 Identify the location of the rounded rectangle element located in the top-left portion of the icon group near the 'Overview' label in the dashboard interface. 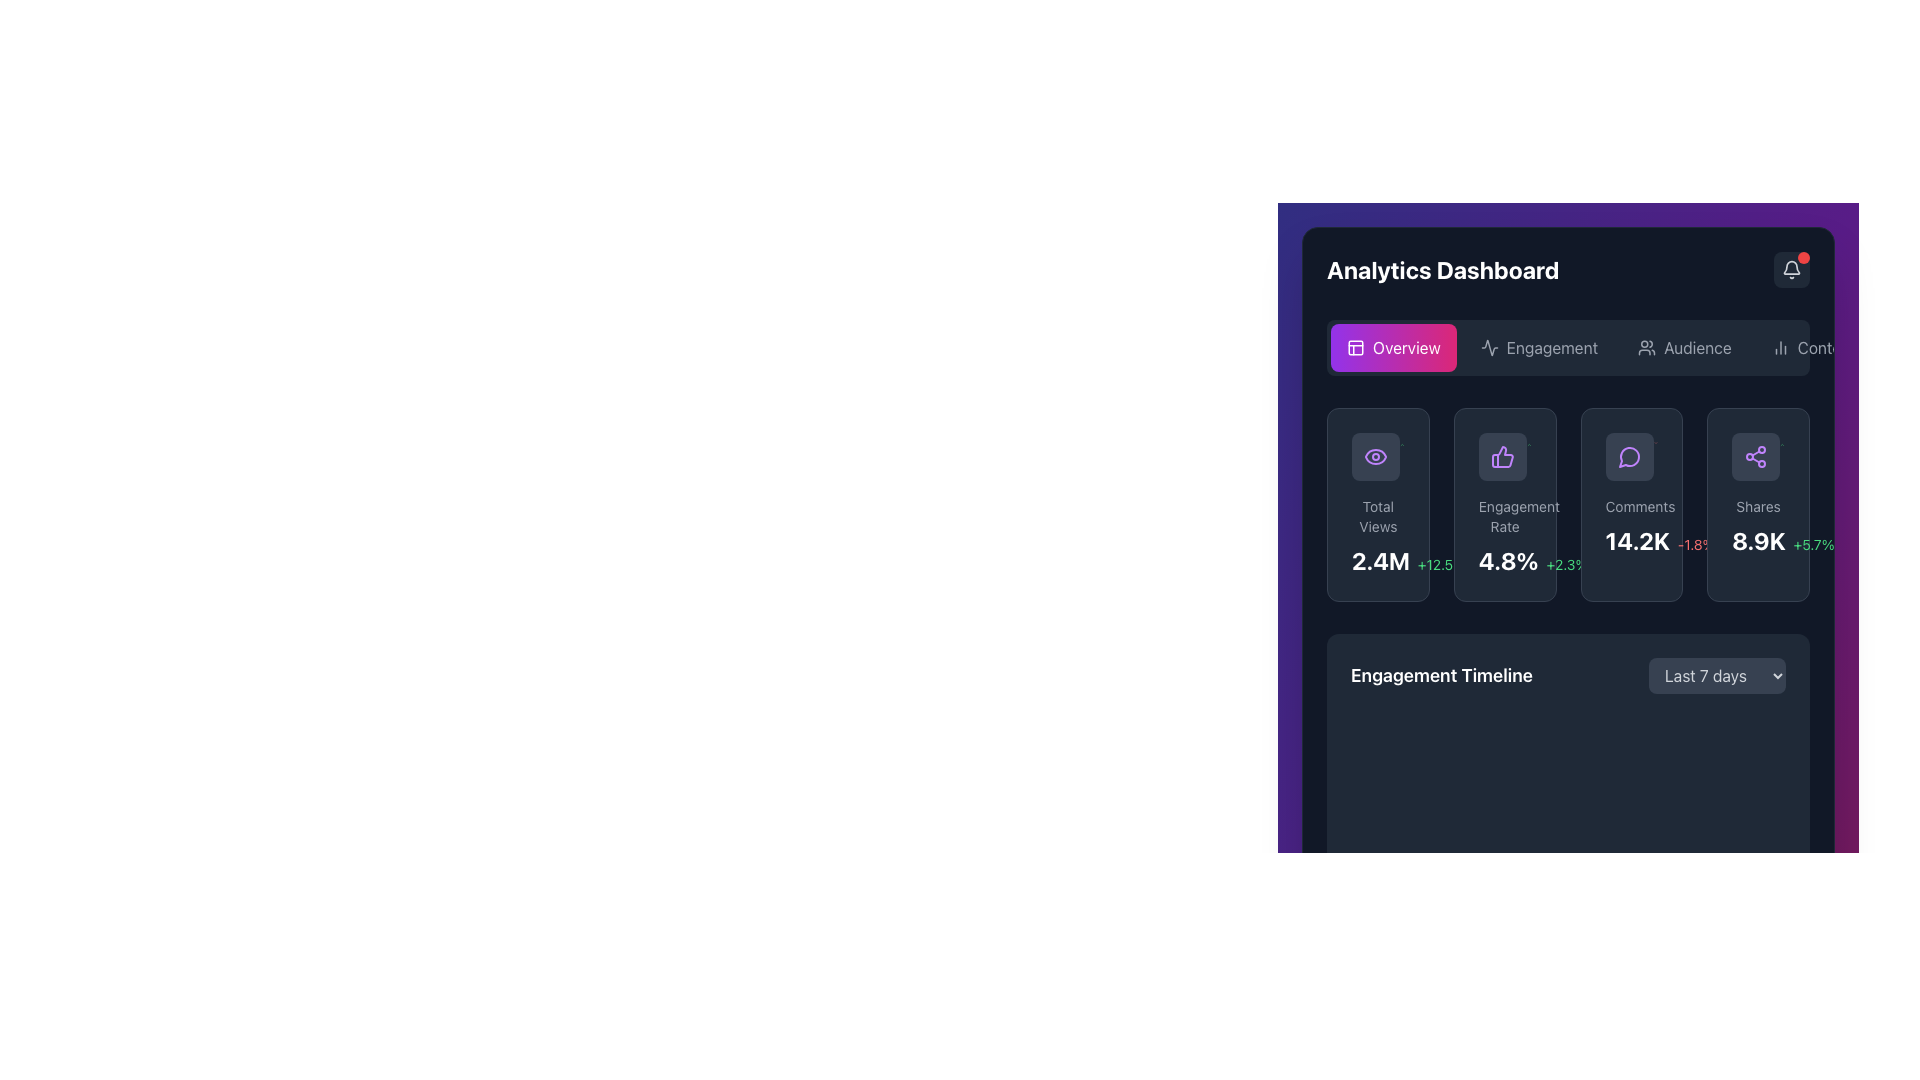
(1356, 346).